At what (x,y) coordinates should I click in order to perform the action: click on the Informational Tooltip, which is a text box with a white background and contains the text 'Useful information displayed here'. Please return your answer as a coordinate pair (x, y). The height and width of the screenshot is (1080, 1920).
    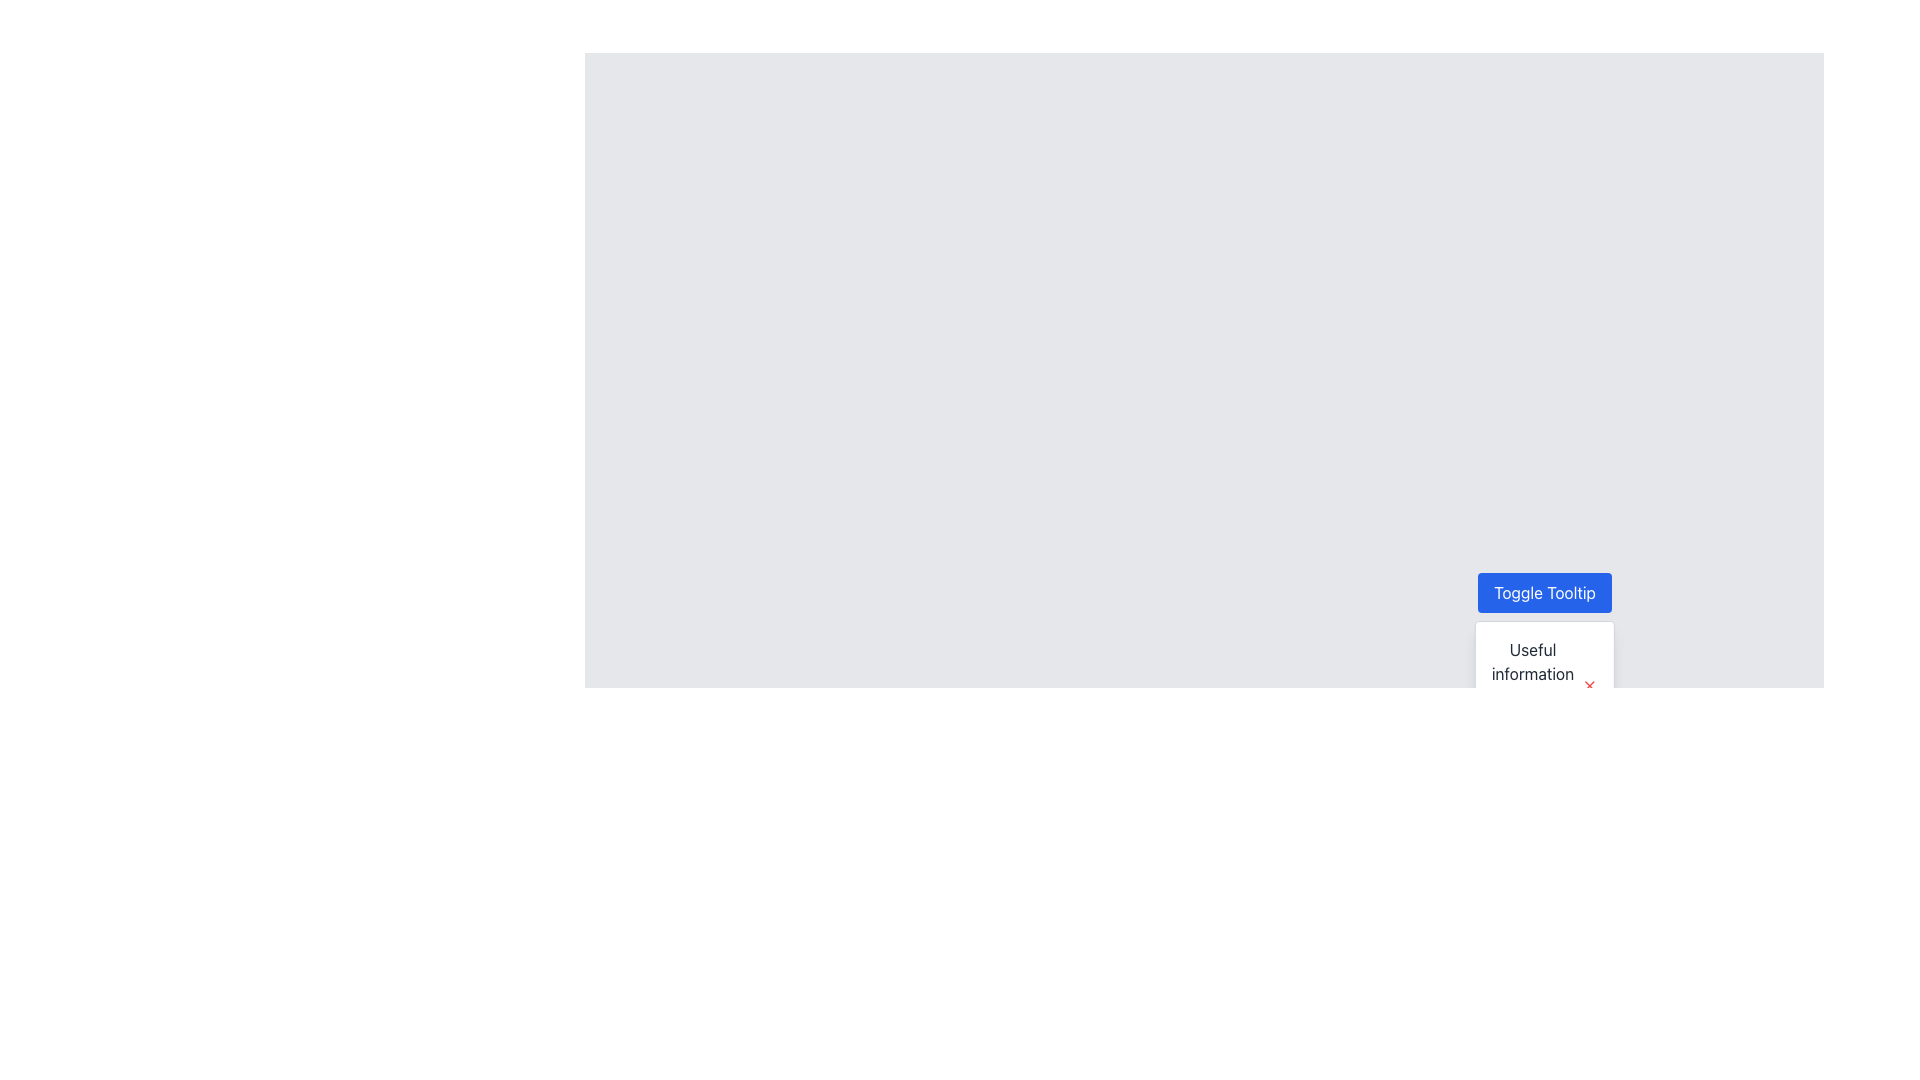
    Looking at the image, I should click on (1544, 685).